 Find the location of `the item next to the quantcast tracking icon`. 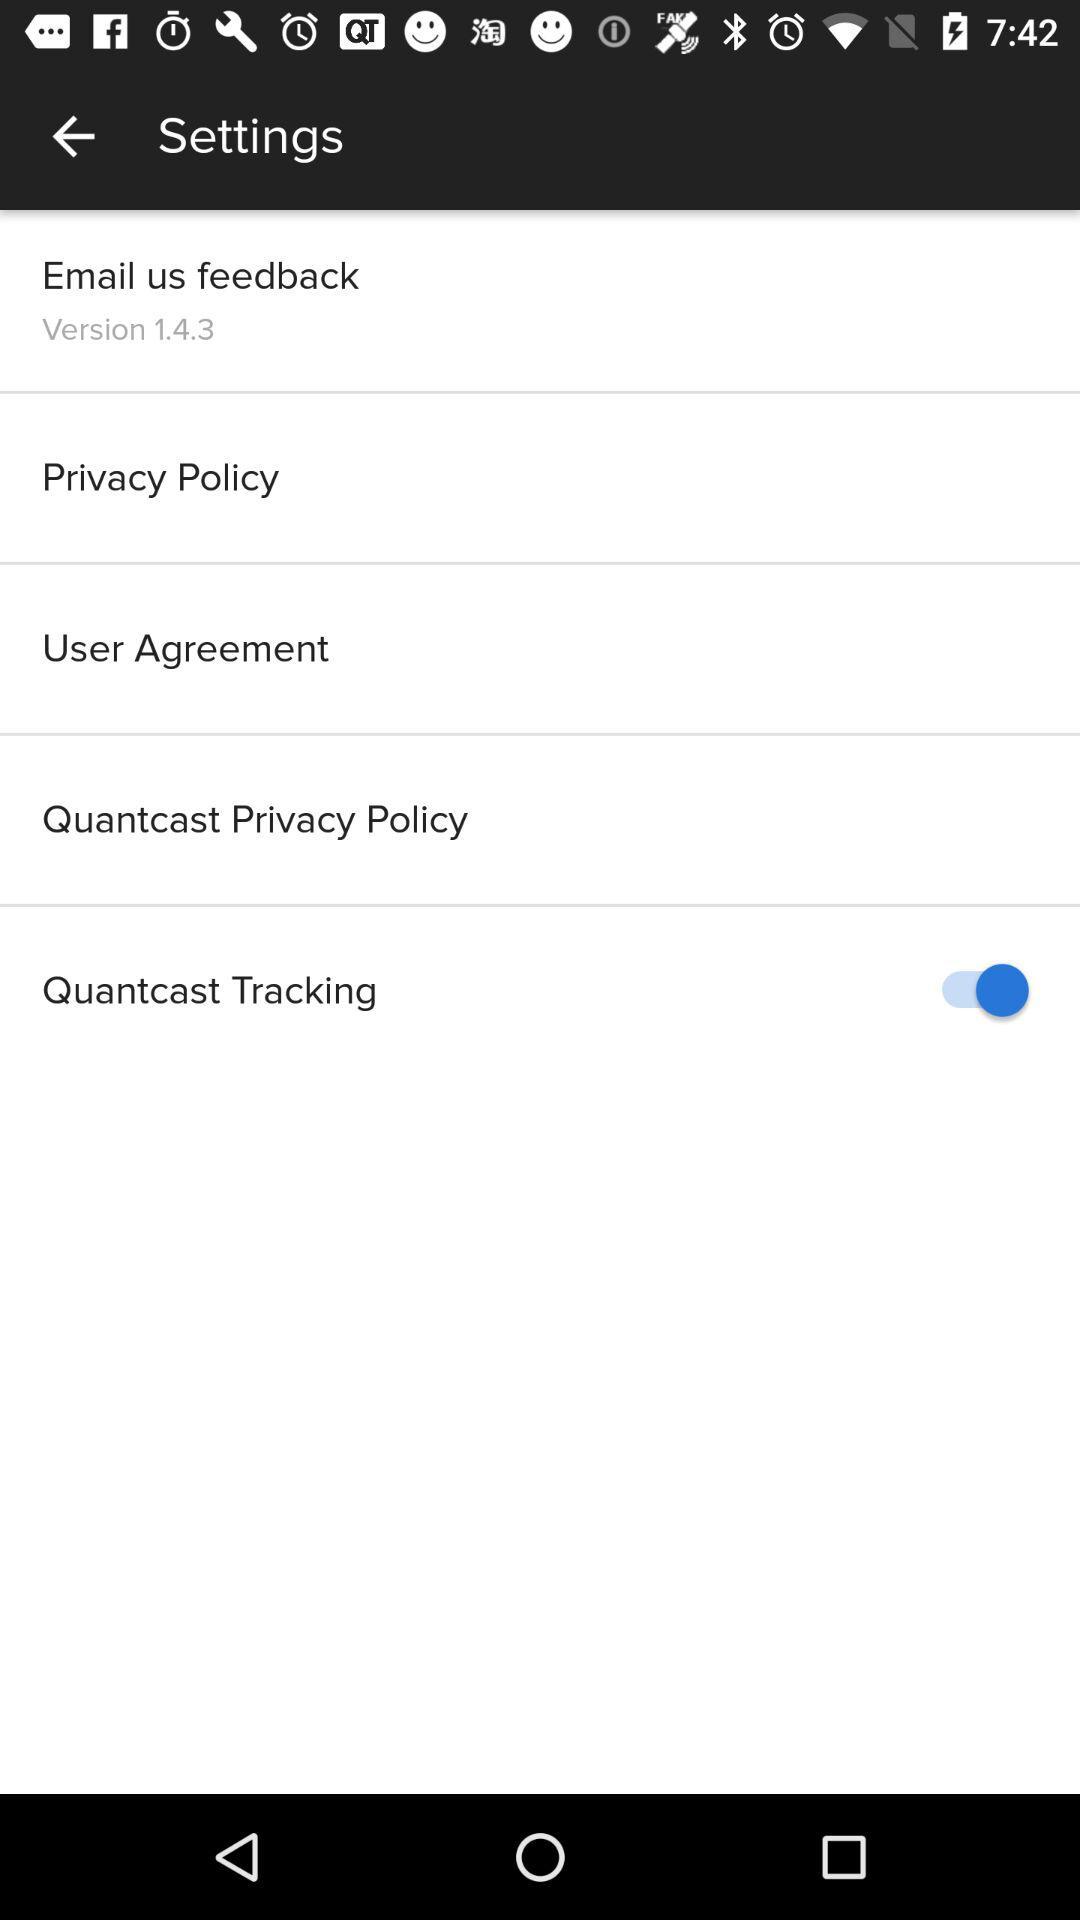

the item next to the quantcast tracking icon is located at coordinates (974, 990).